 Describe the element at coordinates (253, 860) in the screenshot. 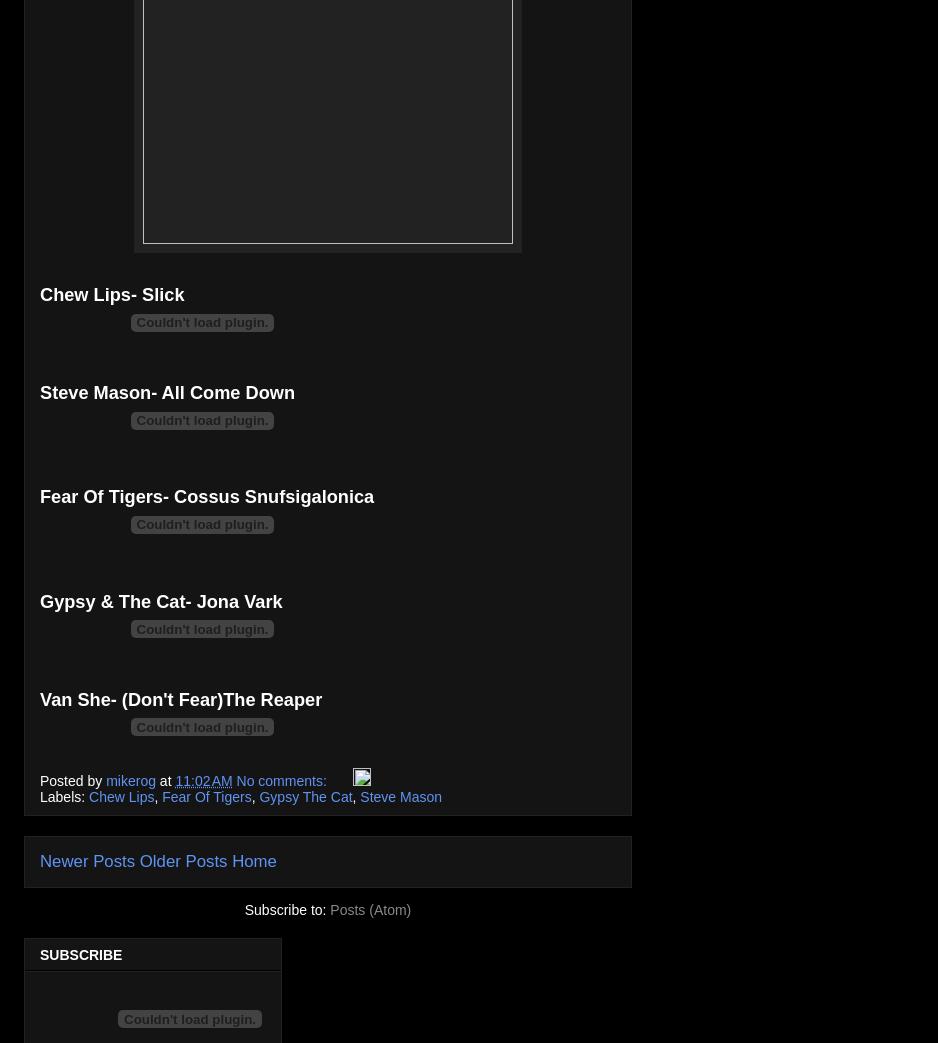

I see `'Home'` at that location.